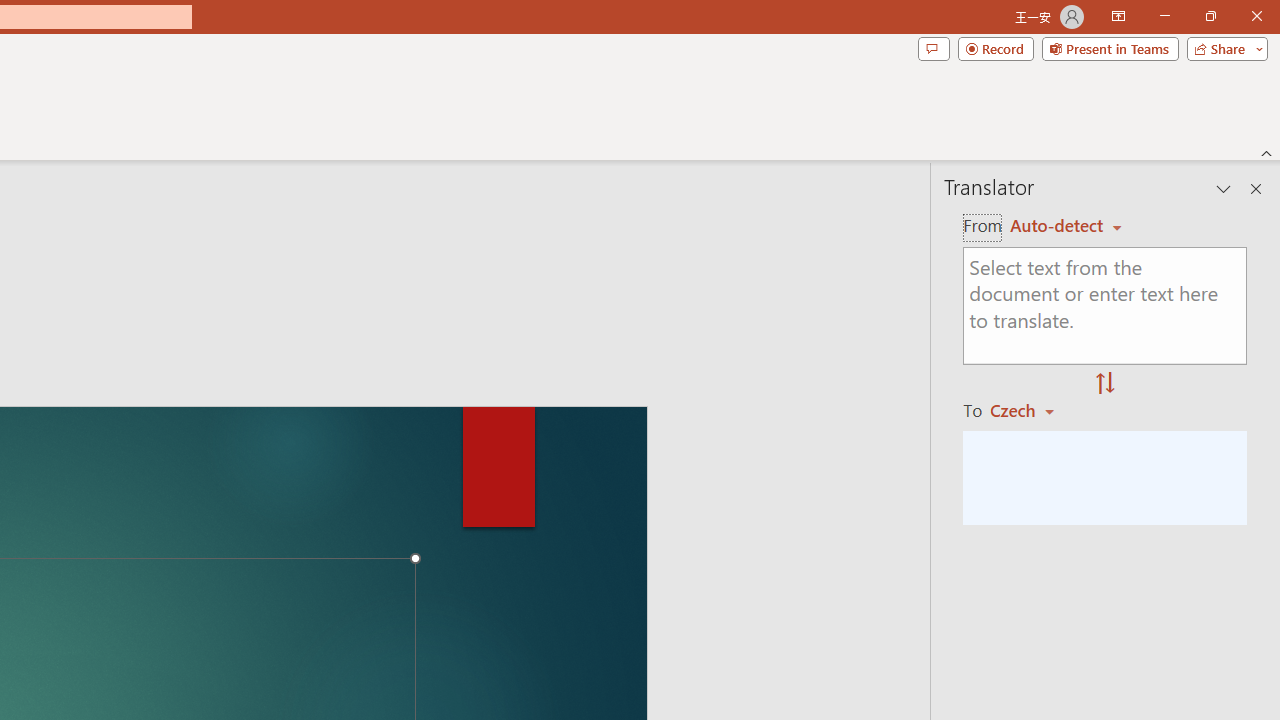 The image size is (1280, 720). Describe the element at coordinates (1223, 189) in the screenshot. I see `'Task Pane Options'` at that location.